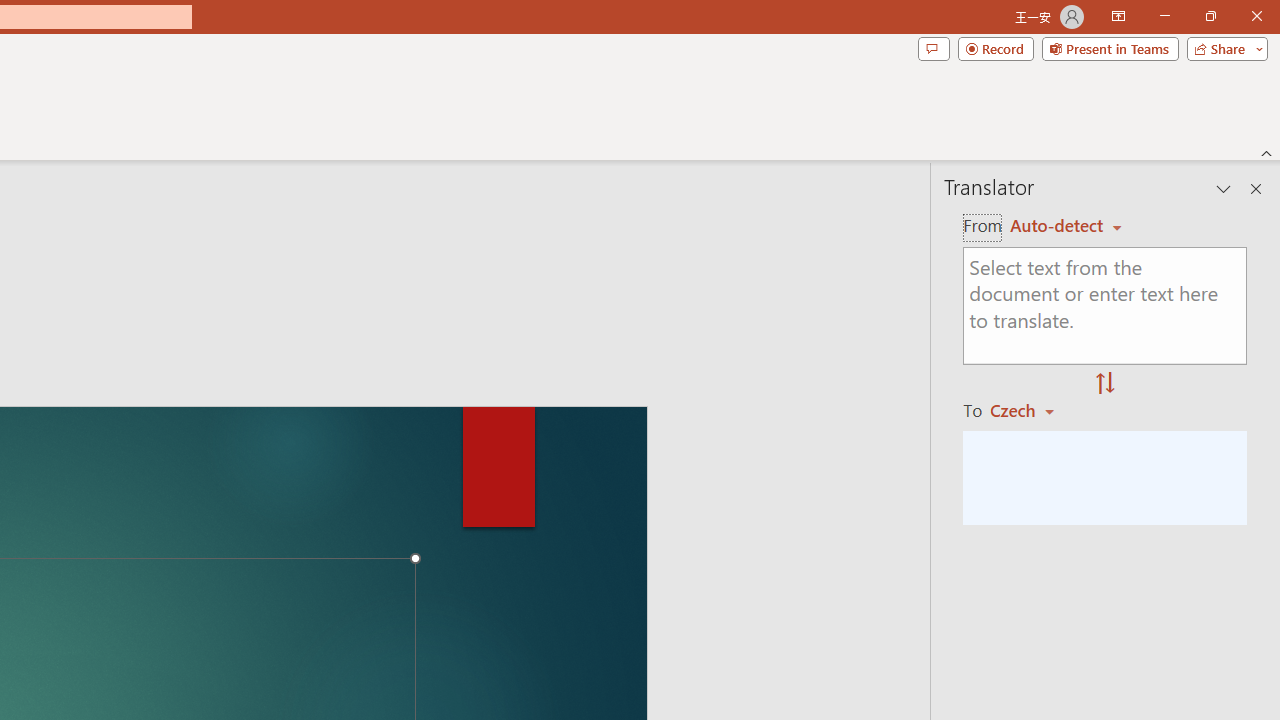 The image size is (1280, 720). Describe the element at coordinates (1223, 189) in the screenshot. I see `'Task Pane Options'` at that location.